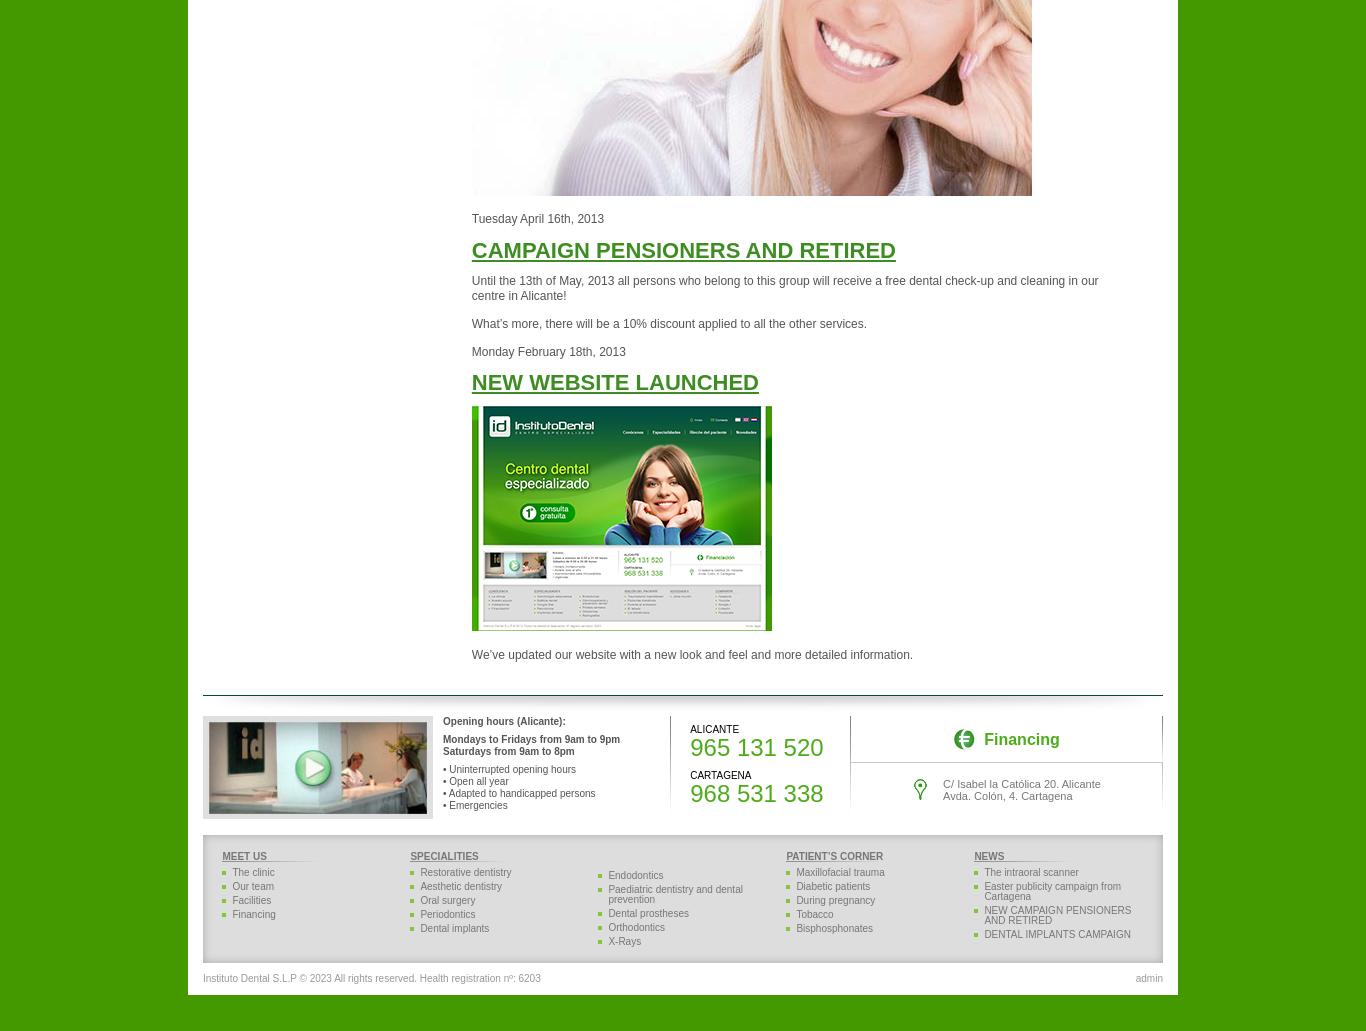 Image resolution: width=1366 pixels, height=1031 pixels. Describe the element at coordinates (251, 900) in the screenshot. I see `'Facilities'` at that location.